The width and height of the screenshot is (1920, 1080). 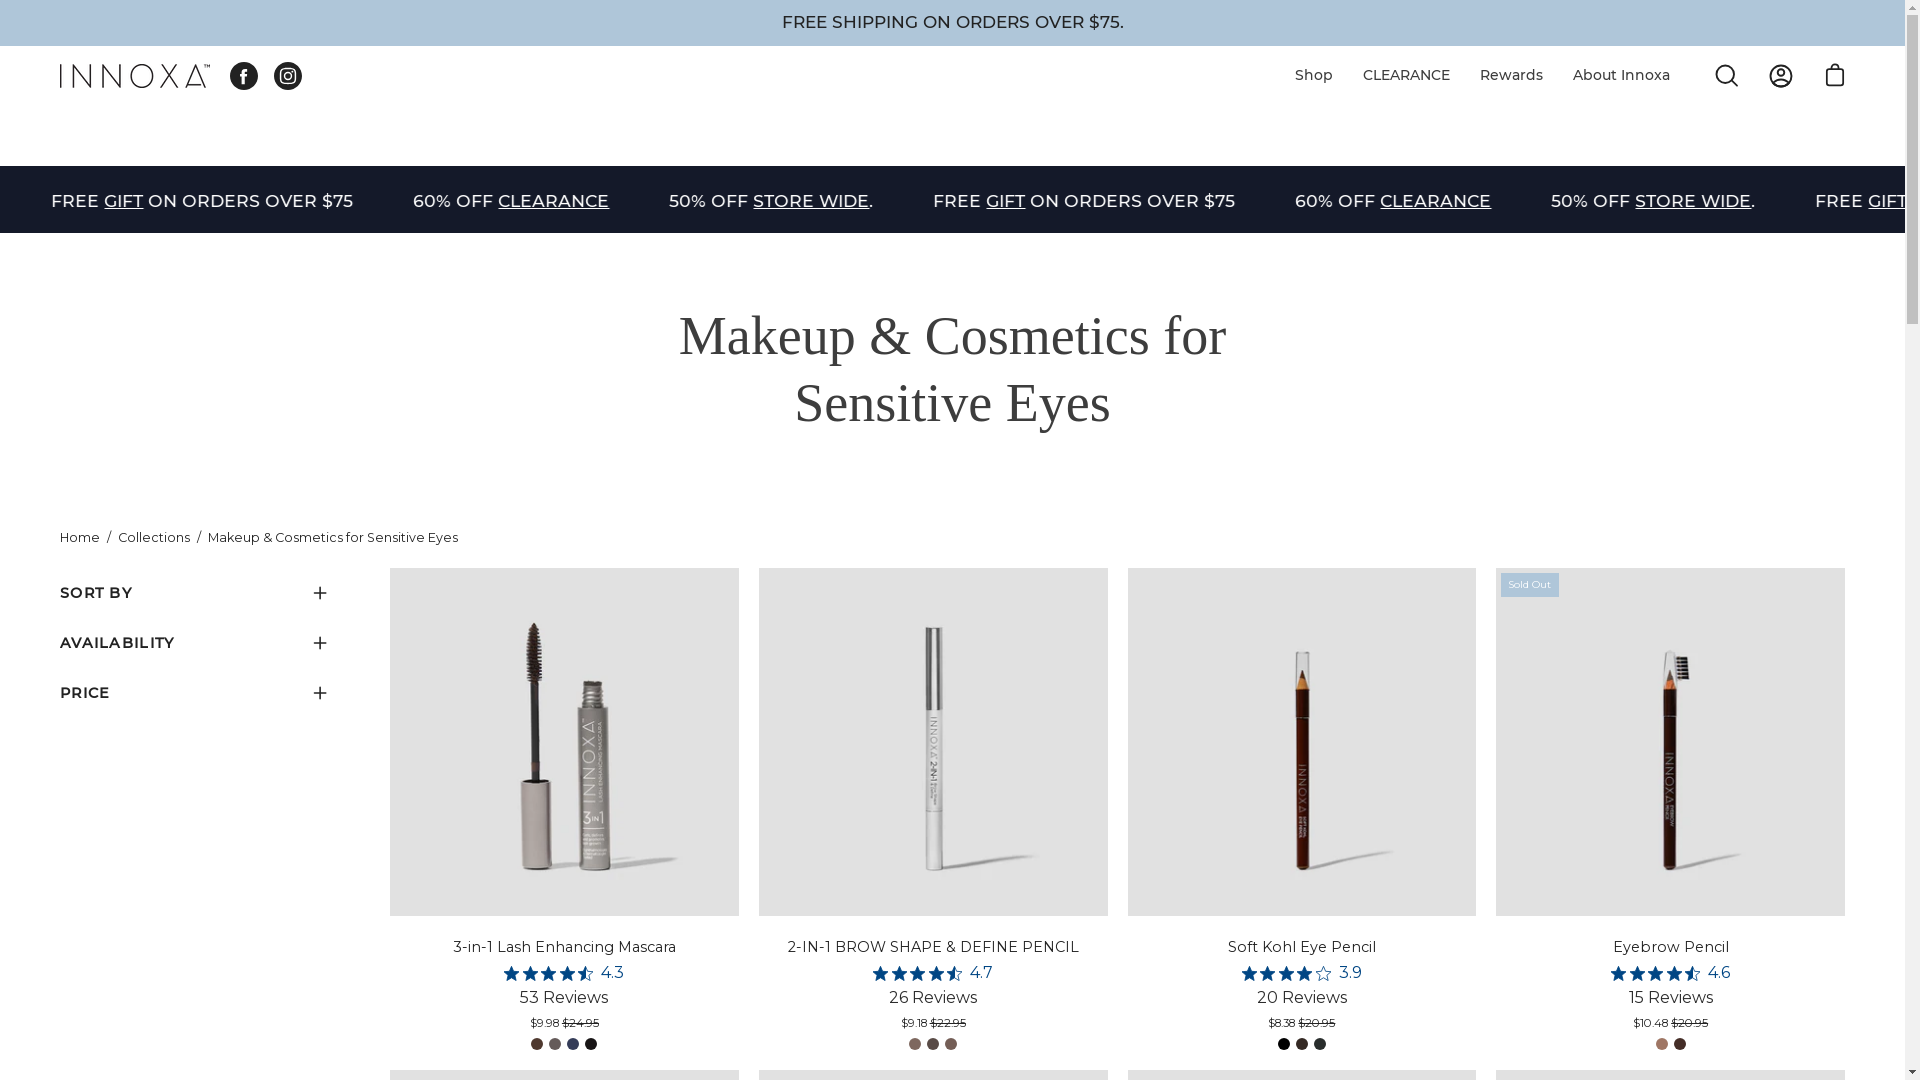 I want to click on 'PRICE', so click(x=195, y=692).